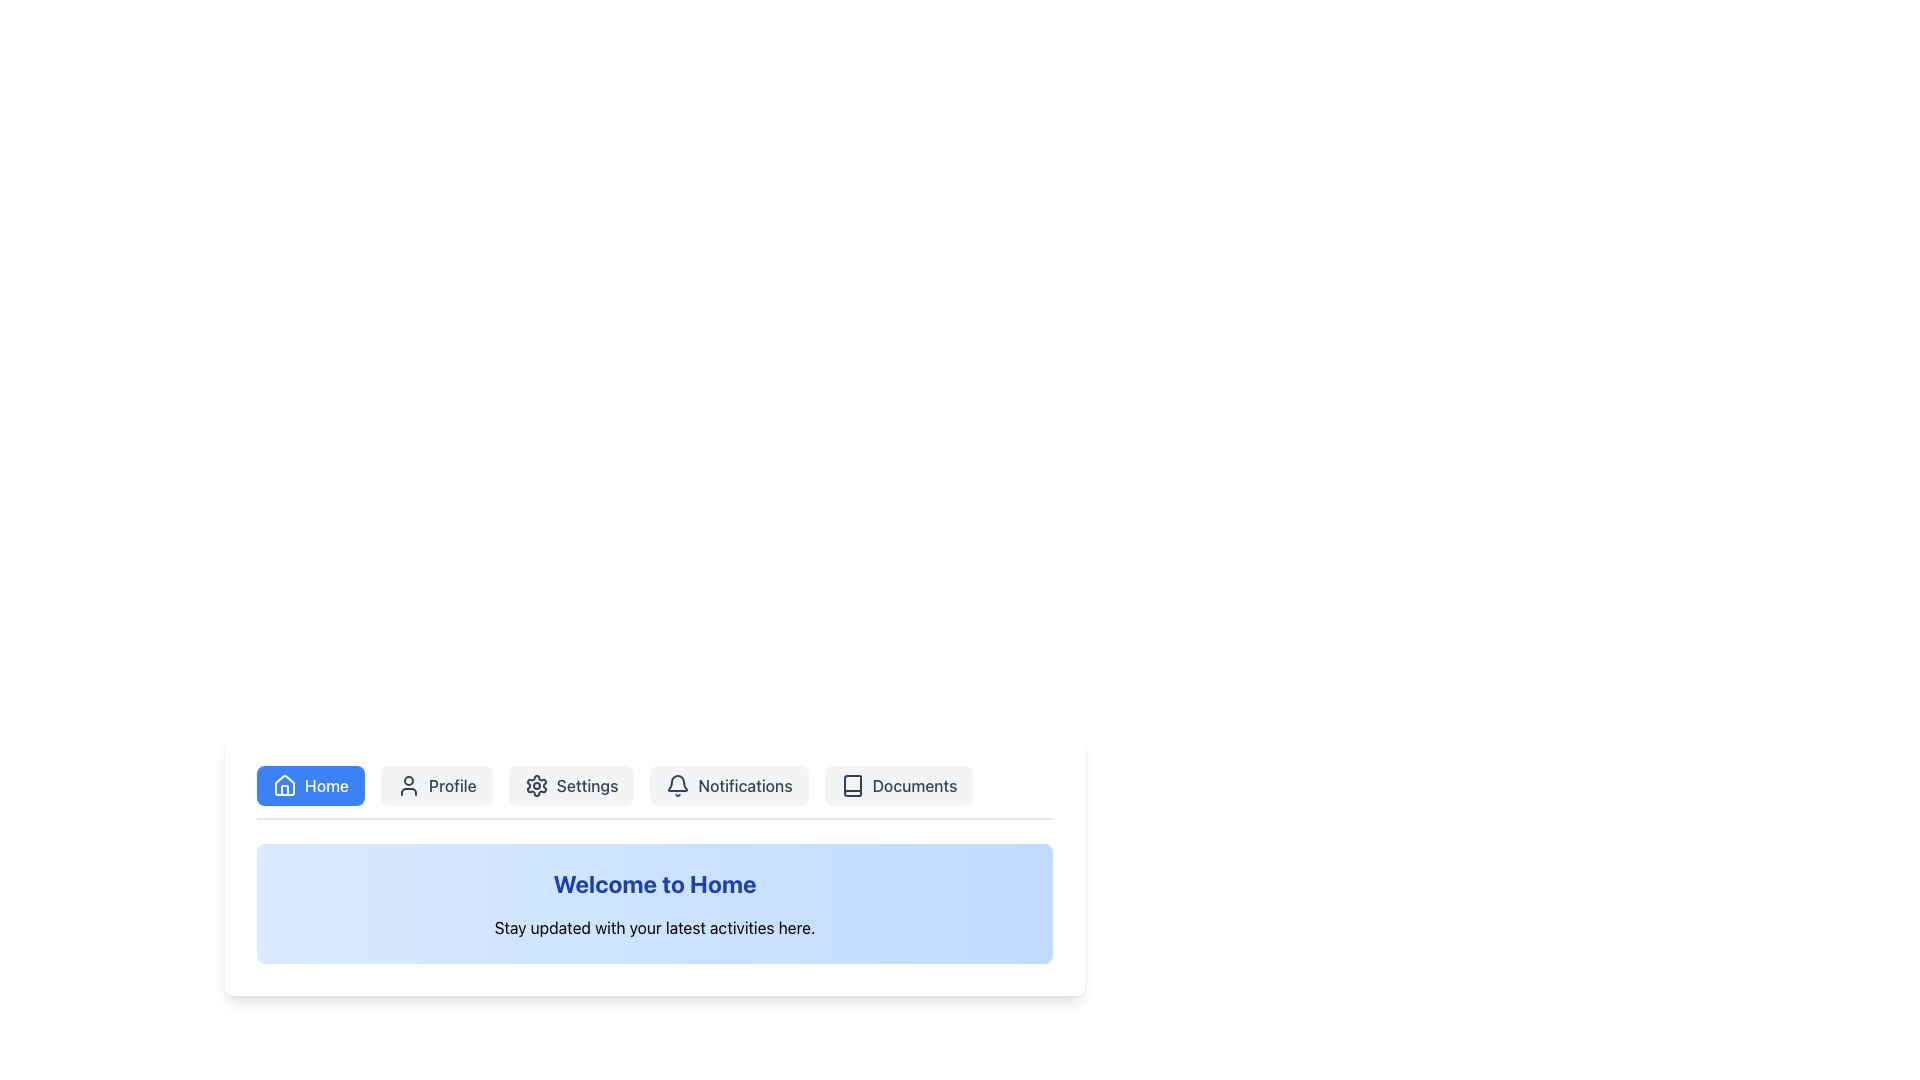  What do you see at coordinates (283, 785) in the screenshot?
I see `the home icon in the navigation bar, which is the leftmost button labeled 'Home'` at bounding box center [283, 785].